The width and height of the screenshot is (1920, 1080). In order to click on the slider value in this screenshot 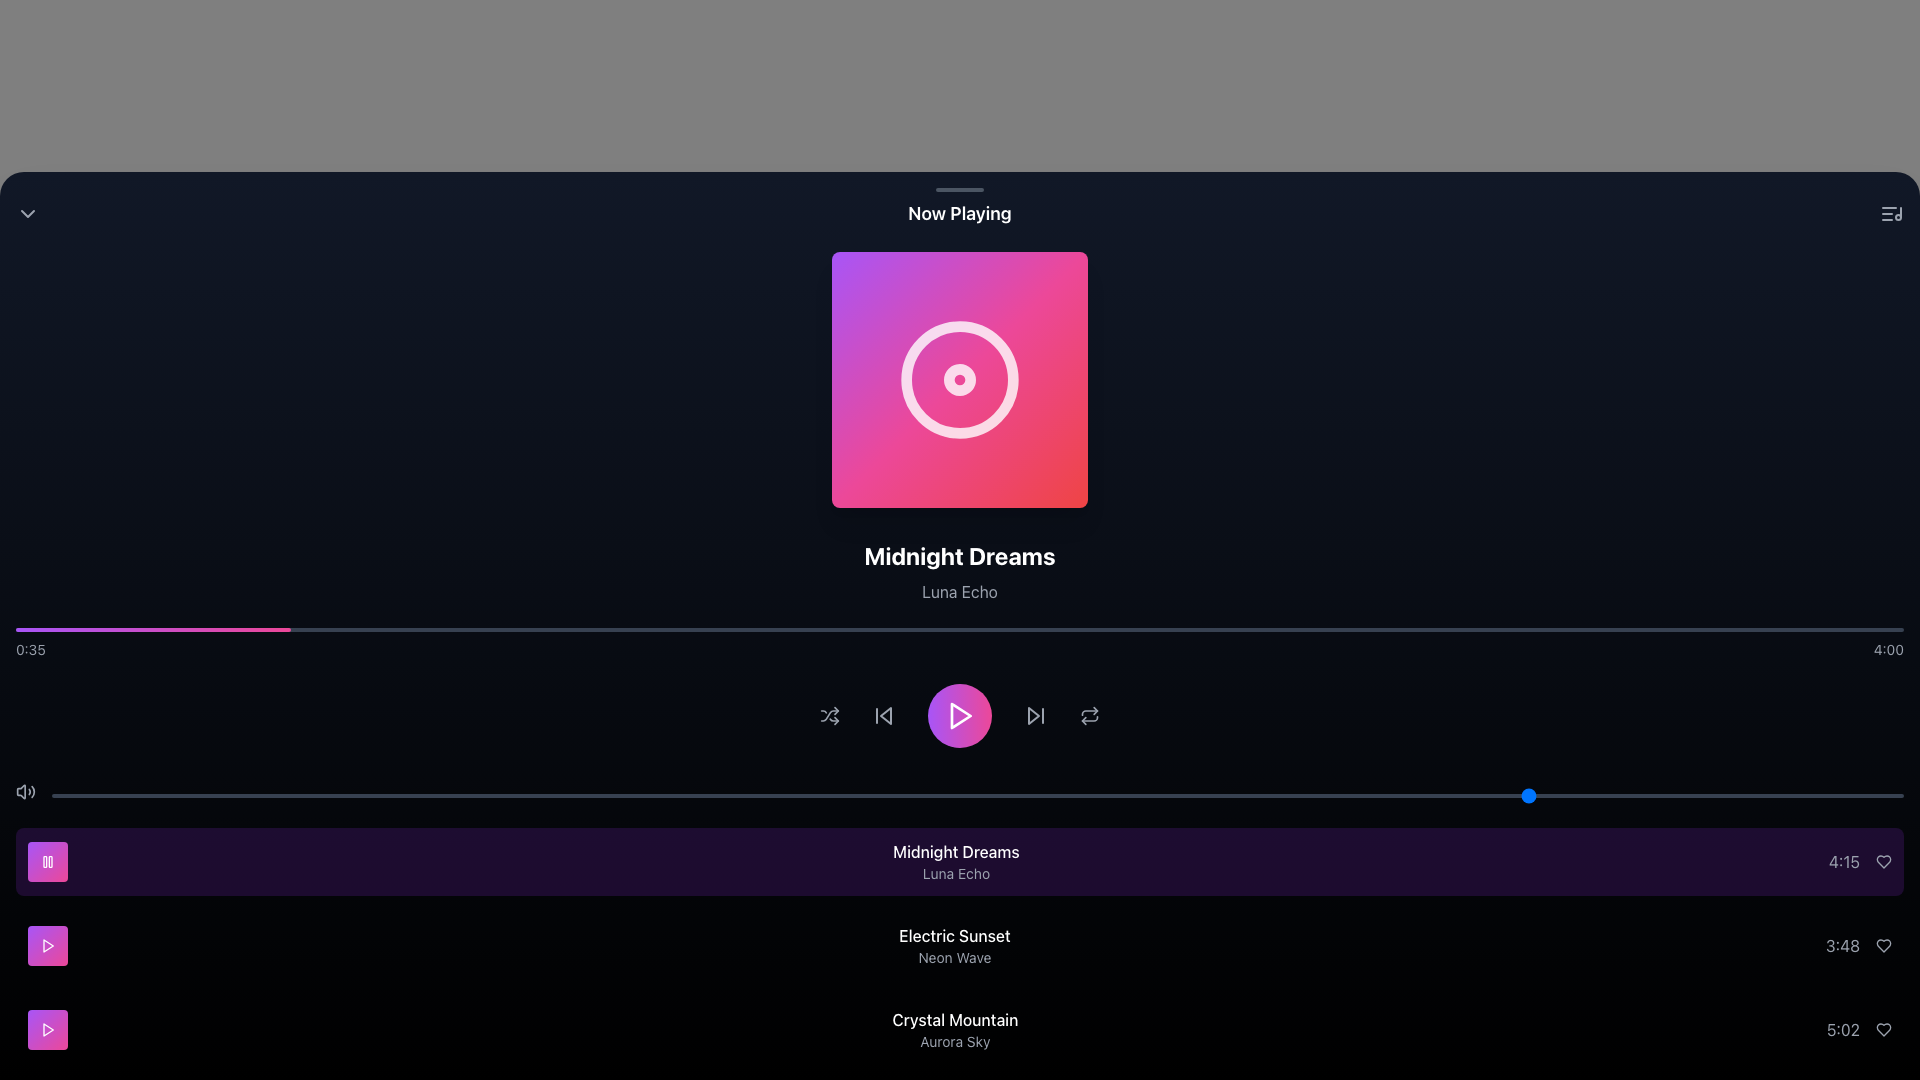, I will do `click(1088, 794)`.